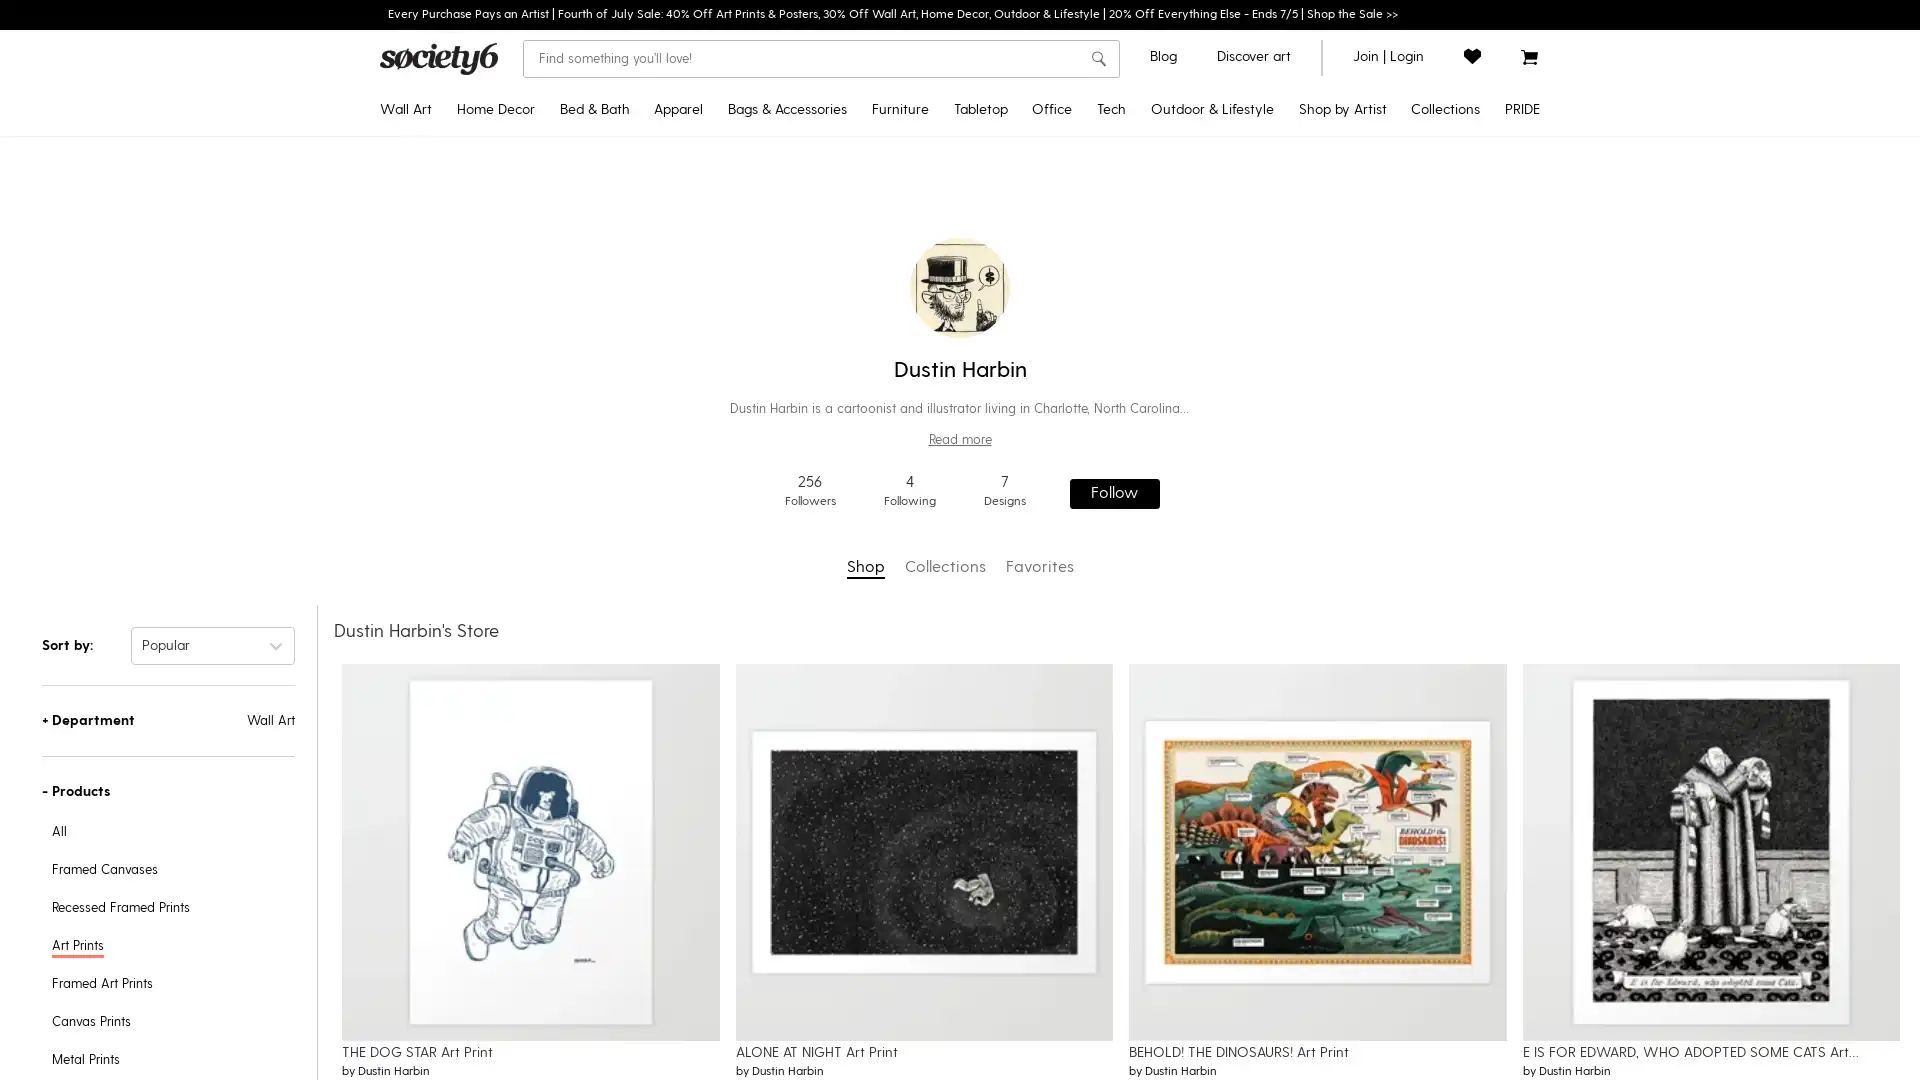 This screenshot has width=1920, height=1080. What do you see at coordinates (637, 192) in the screenshot?
I see `Duvet Covers` at bounding box center [637, 192].